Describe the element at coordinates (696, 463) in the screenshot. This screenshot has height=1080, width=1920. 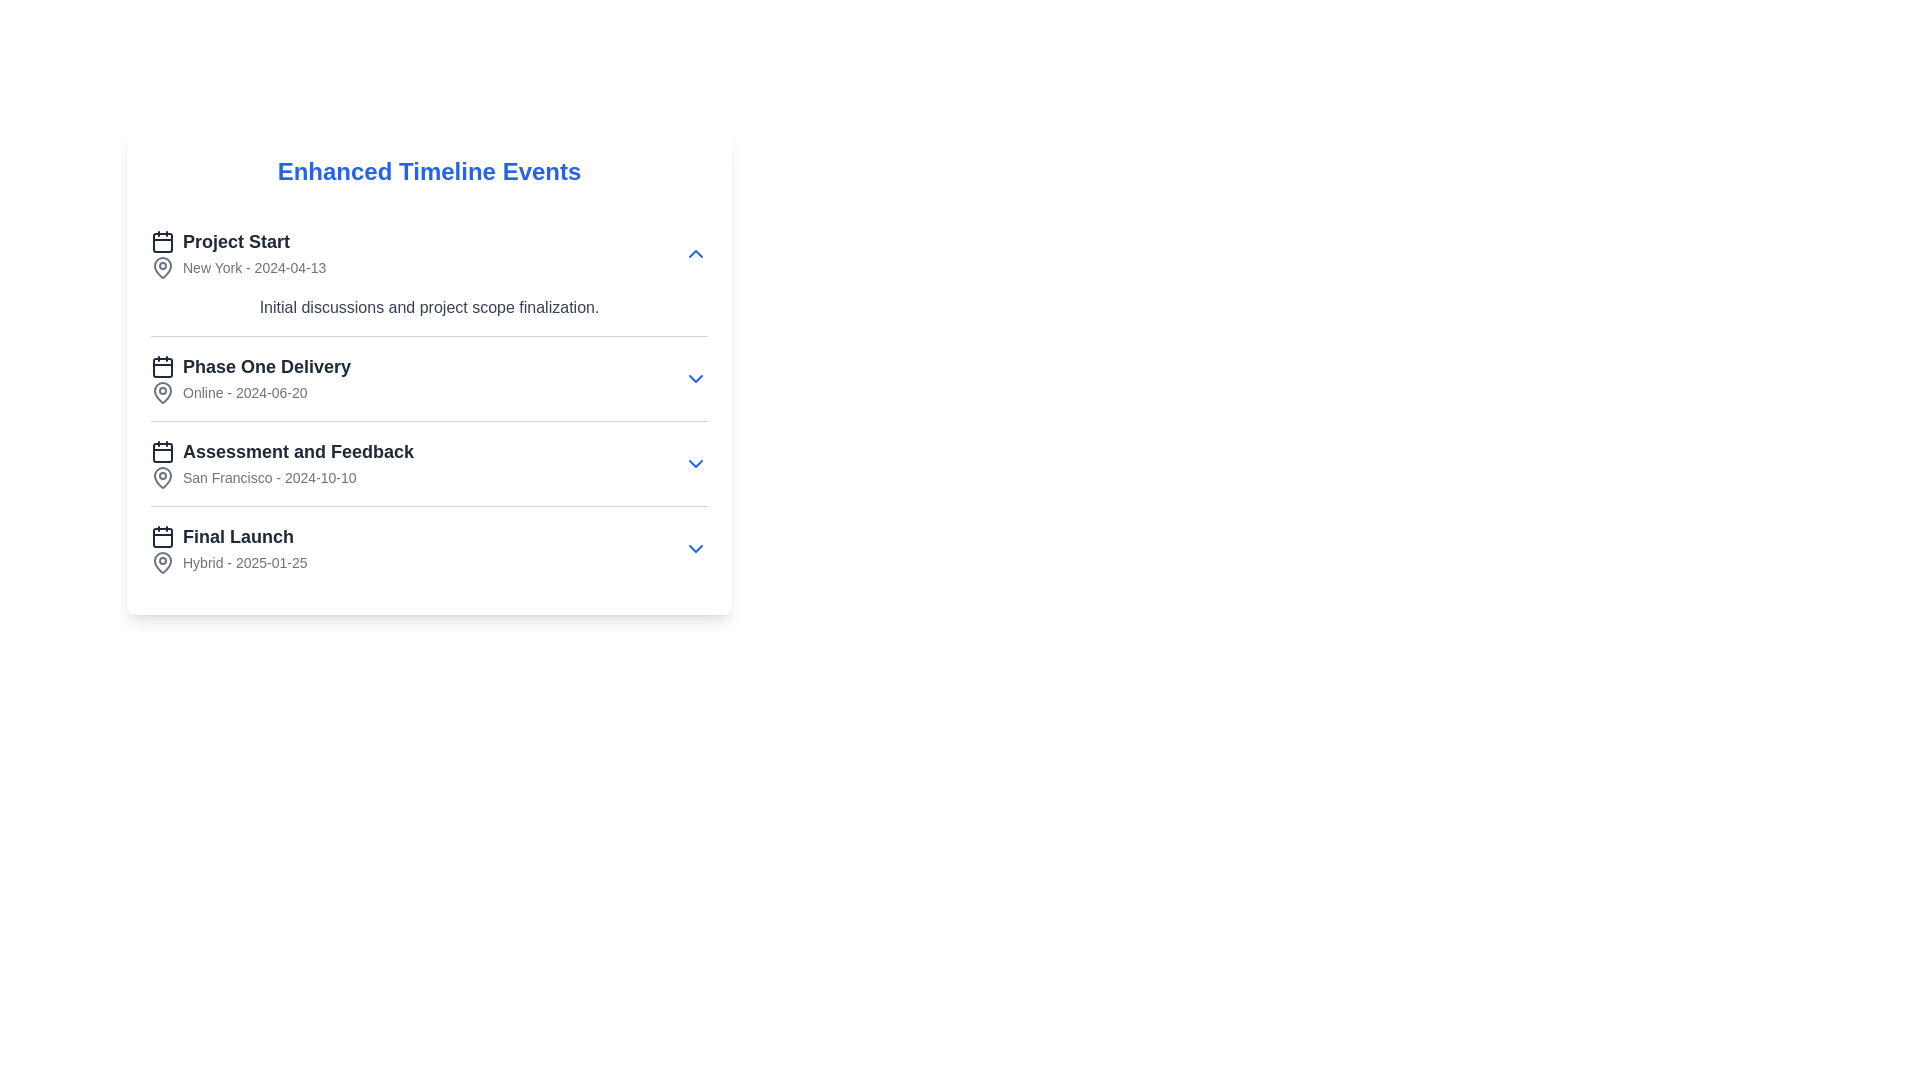
I see `the downward chevron icon styled in blue, located on the far right of the 'Assessment and Feedback' section in the timeline interface` at that location.